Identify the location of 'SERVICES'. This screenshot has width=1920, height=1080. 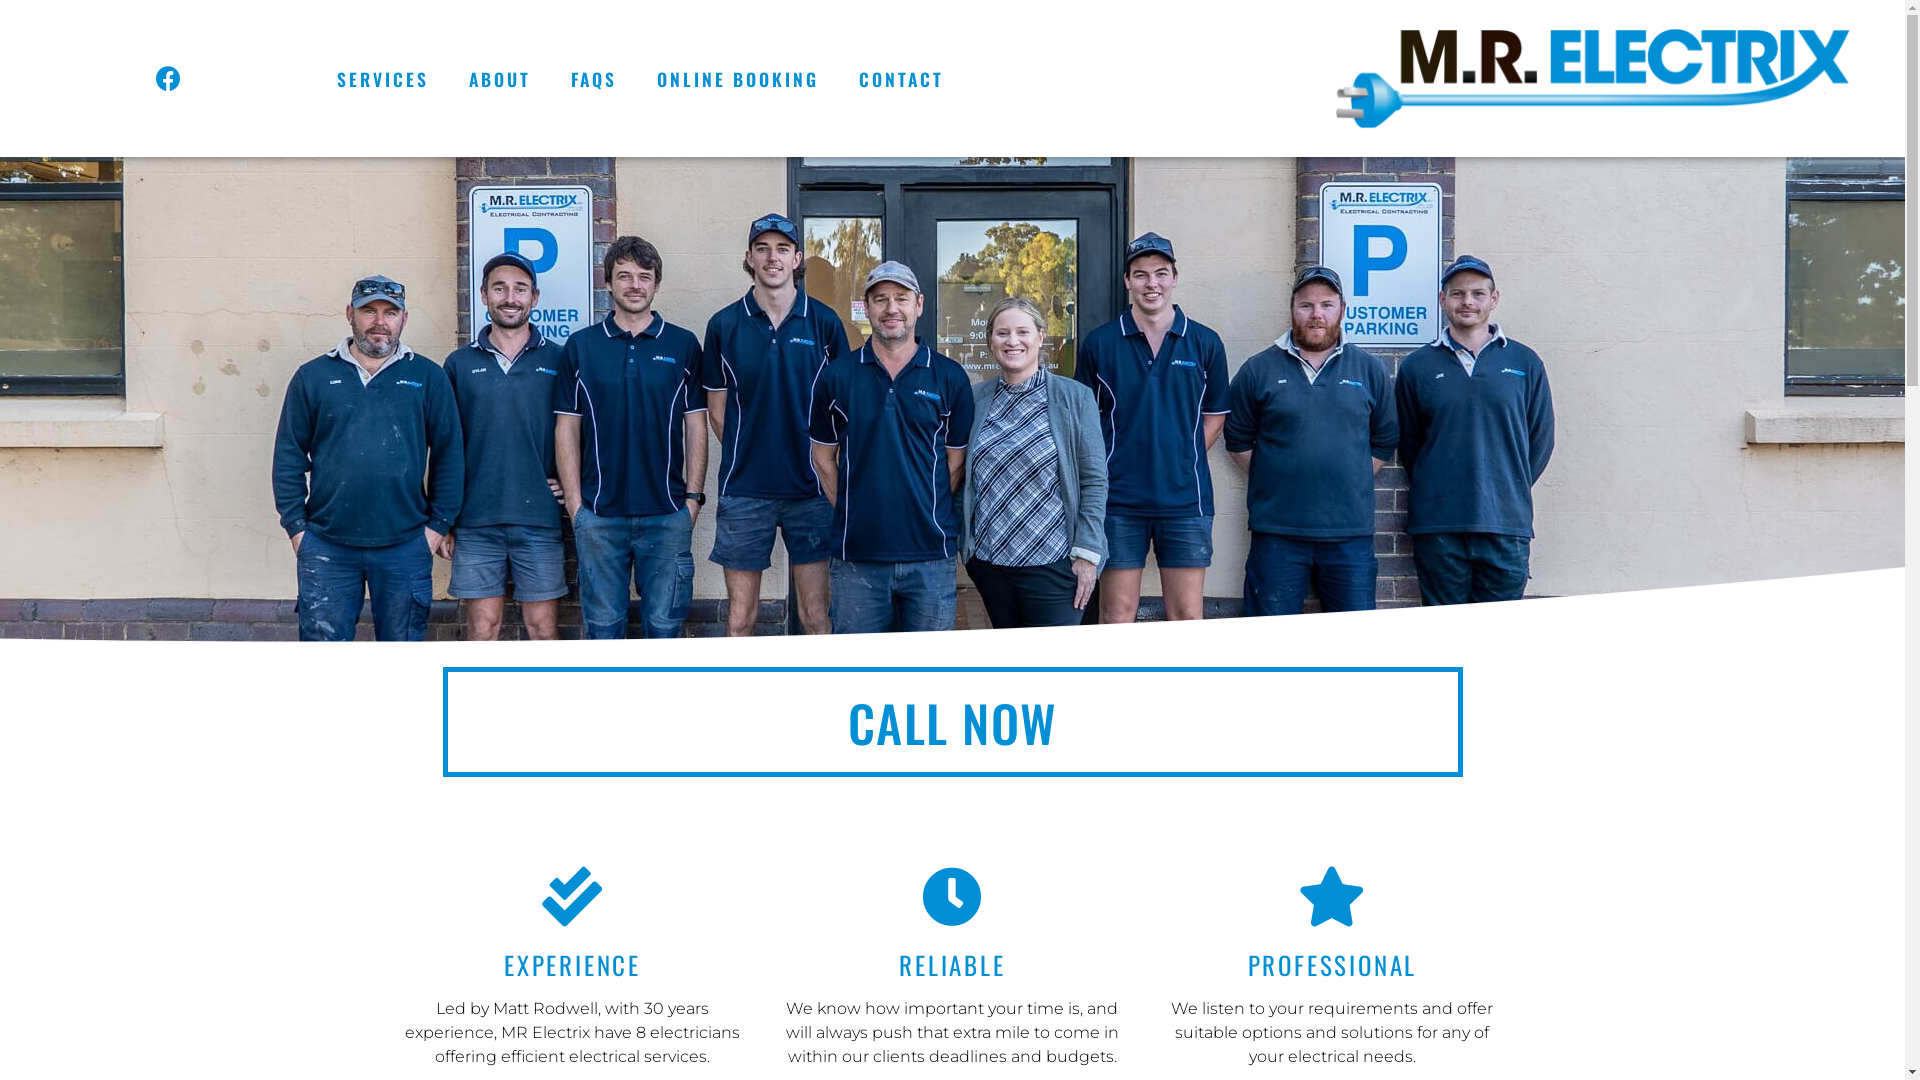
(383, 77).